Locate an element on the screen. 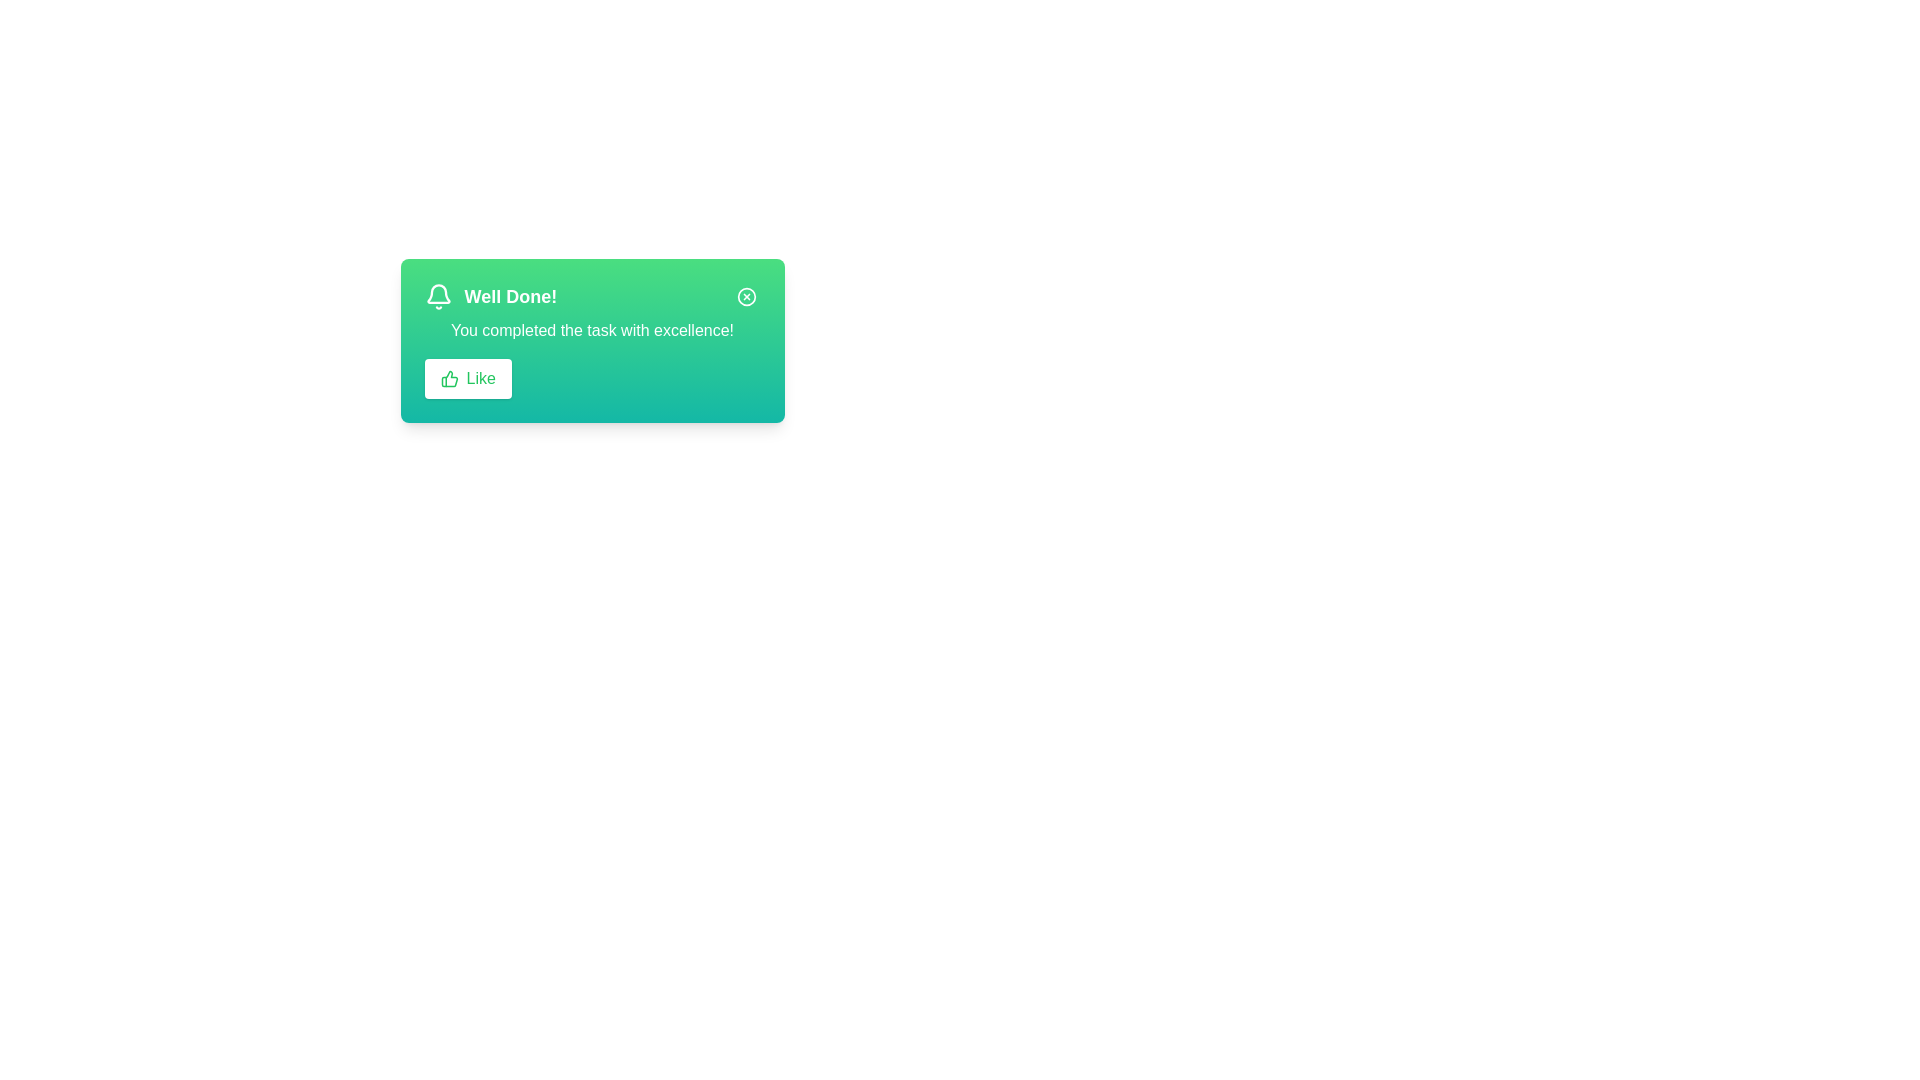  the close button to hide the alert is located at coordinates (745, 297).